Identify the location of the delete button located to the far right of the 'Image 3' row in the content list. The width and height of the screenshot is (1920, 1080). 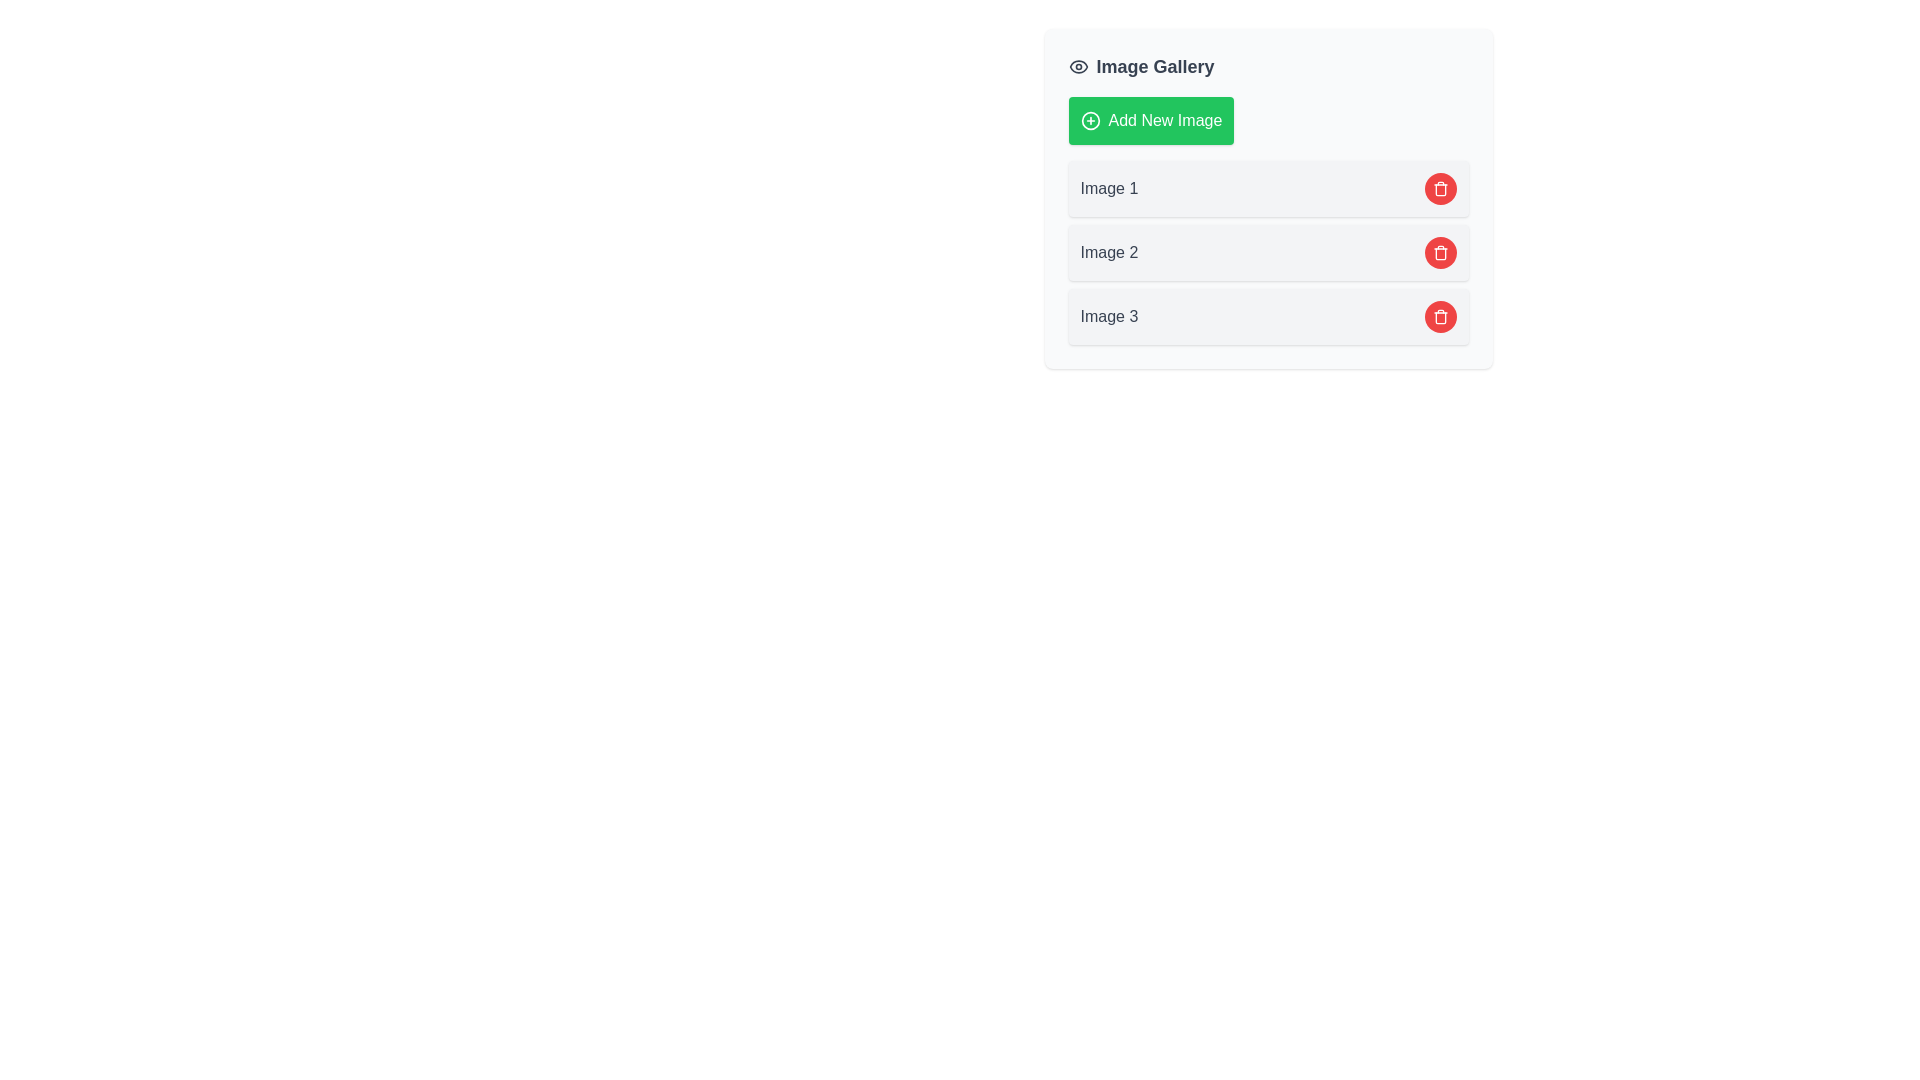
(1440, 315).